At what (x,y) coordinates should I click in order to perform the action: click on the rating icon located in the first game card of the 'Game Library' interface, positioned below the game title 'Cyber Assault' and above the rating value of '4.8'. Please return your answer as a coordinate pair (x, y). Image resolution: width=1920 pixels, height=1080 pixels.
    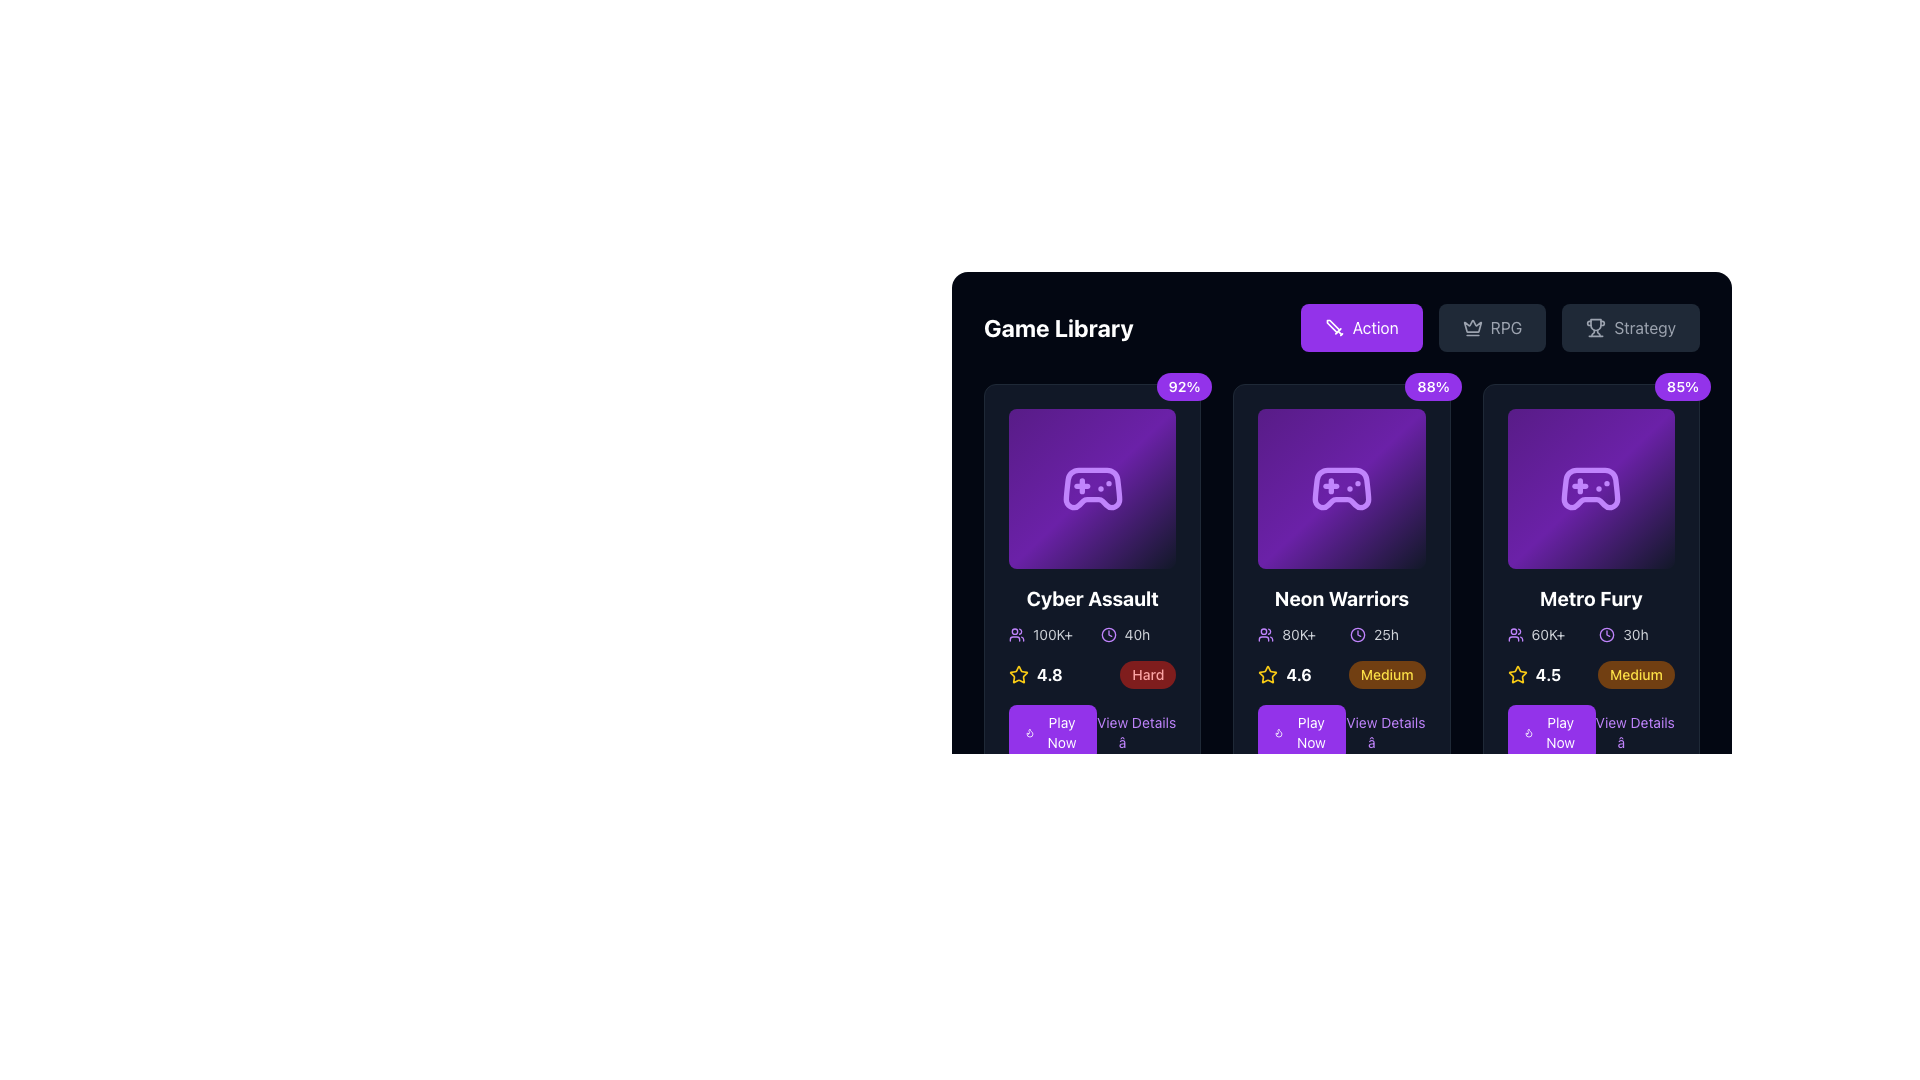
    Looking at the image, I should click on (1018, 674).